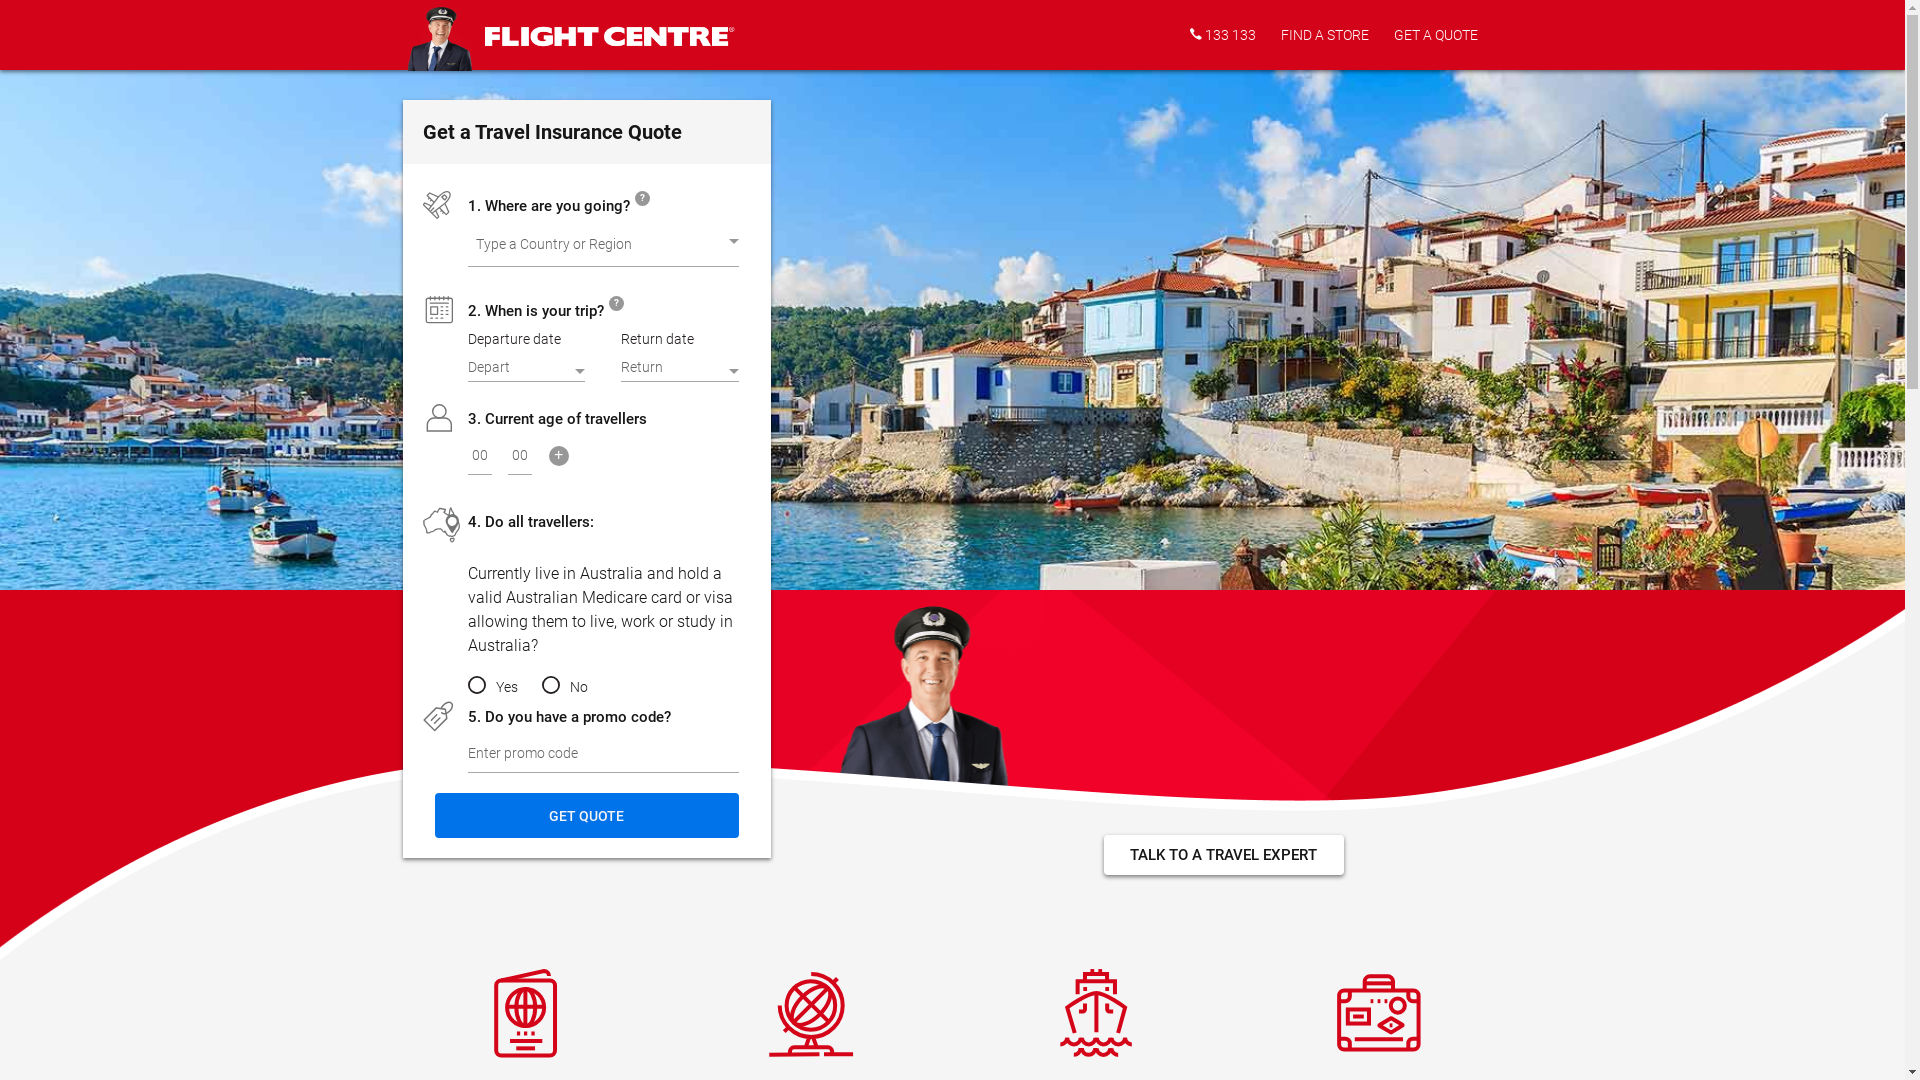 This screenshot has width=1920, height=1080. I want to click on 'Skip to main content', so click(0, 0).